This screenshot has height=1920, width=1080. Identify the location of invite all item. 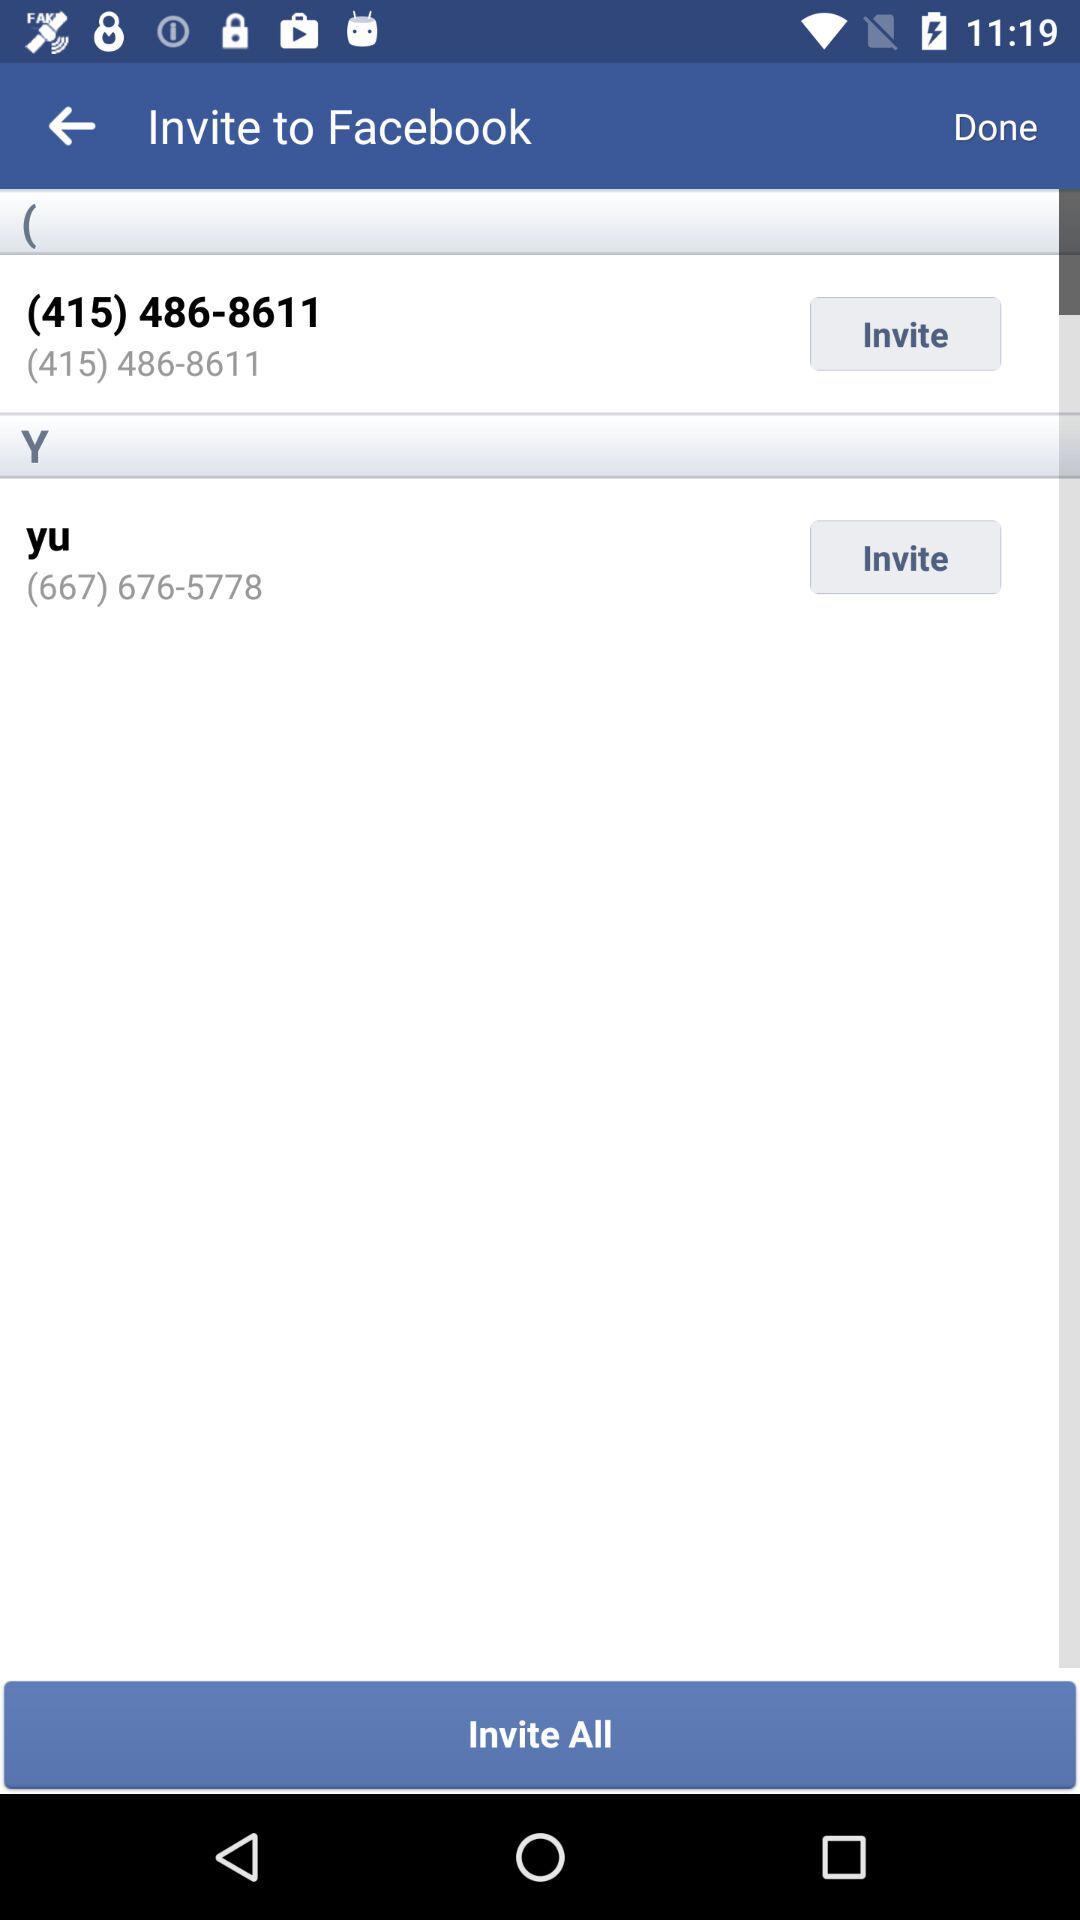
(540, 1735).